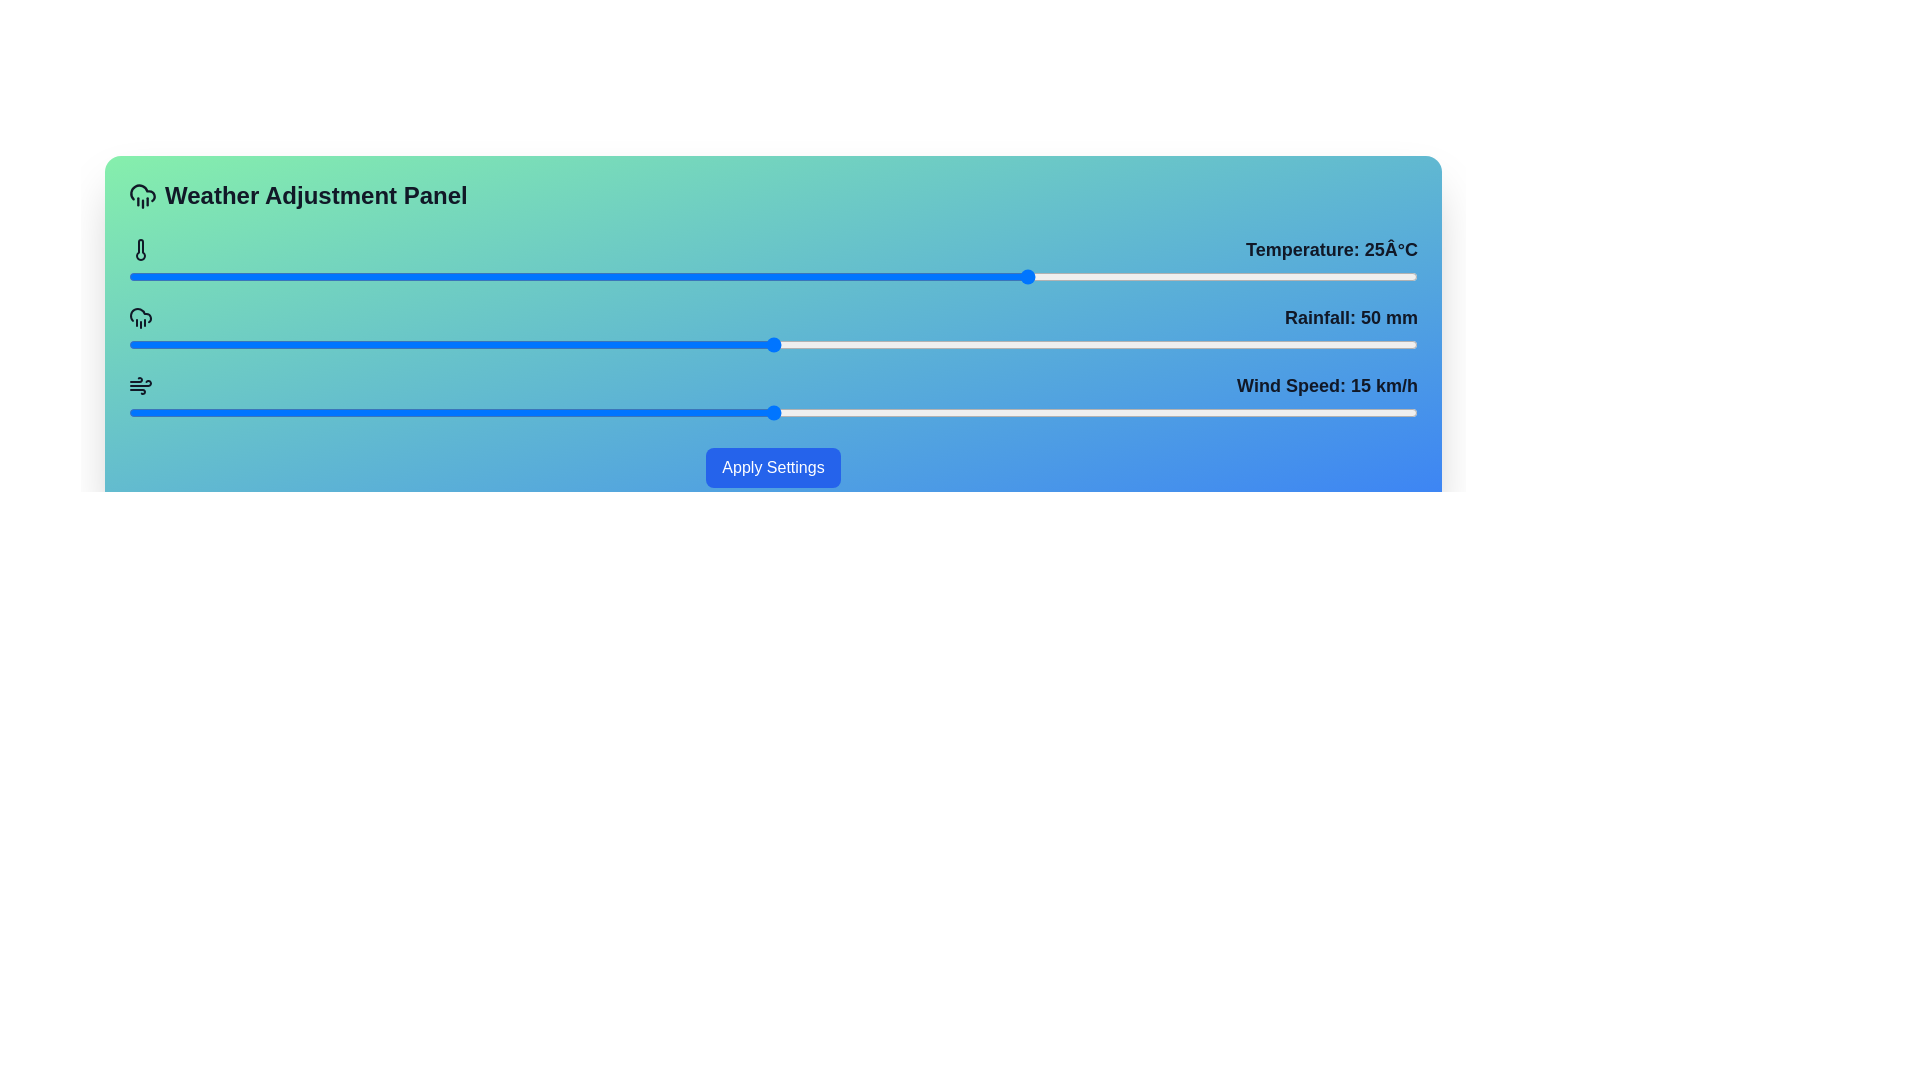  I want to click on the confirm button at the bottom of the Weather Adjustment Panel to apply the adjusted settings for temperature, rainfall, and wind speed, so click(772, 467).